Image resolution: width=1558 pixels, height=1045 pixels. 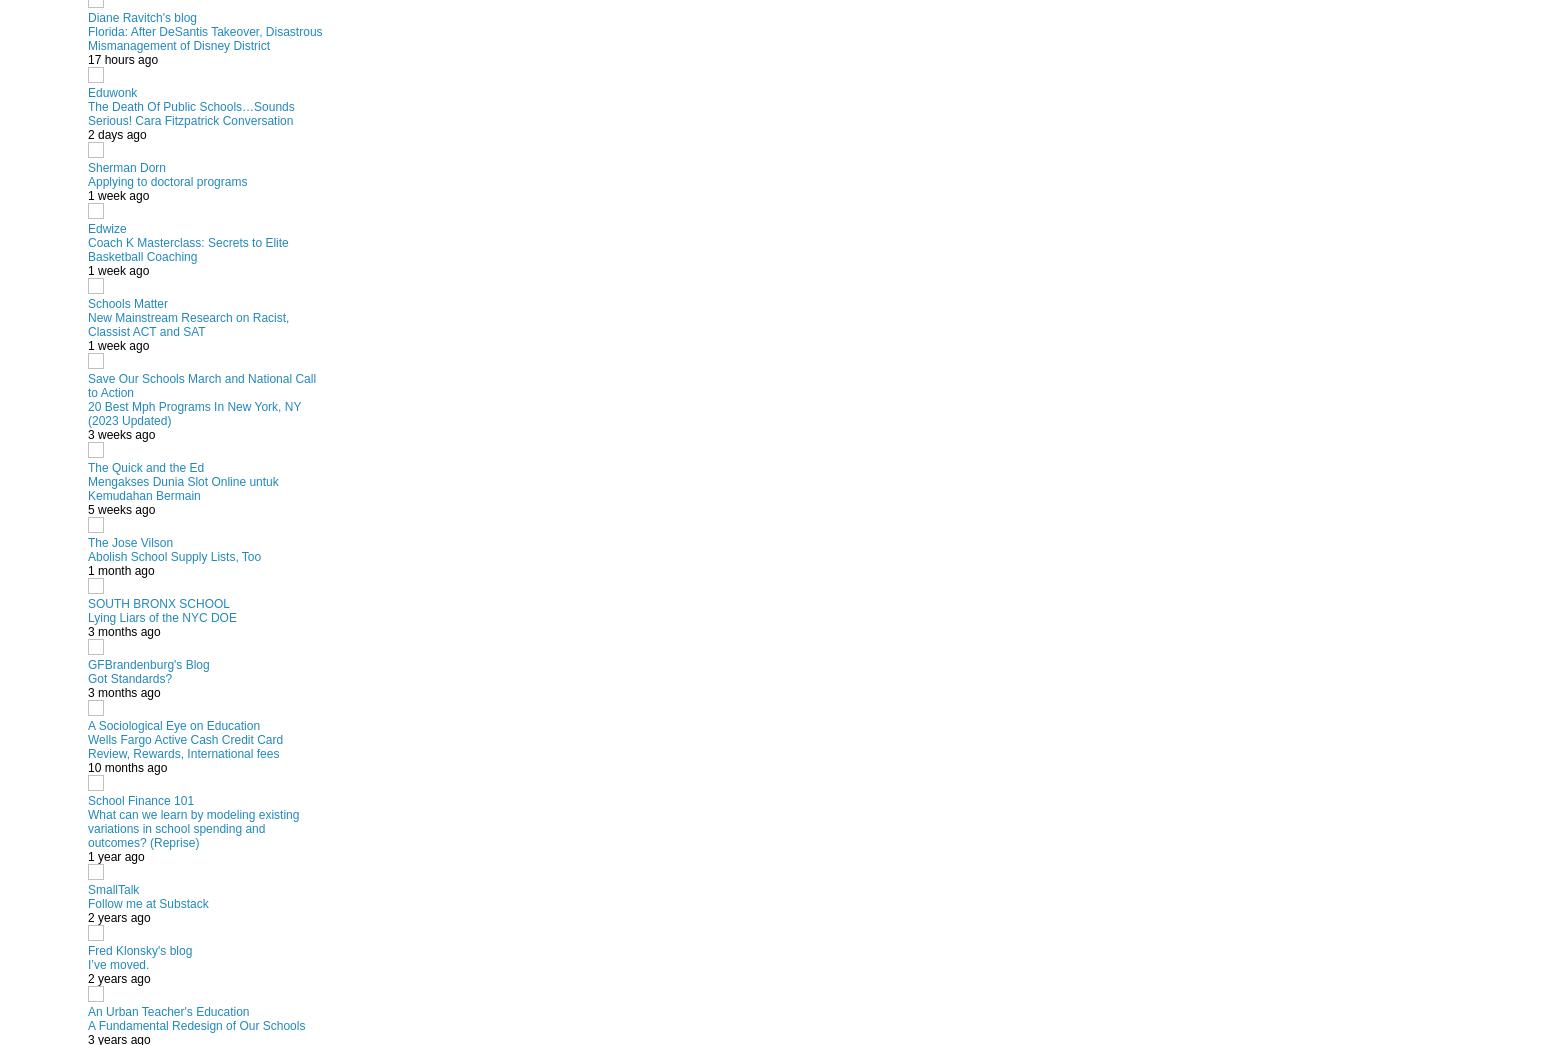 What do you see at coordinates (183, 487) in the screenshot?
I see `'Mengakses Dunia Slot Online untuk Kemudahan Bermain'` at bounding box center [183, 487].